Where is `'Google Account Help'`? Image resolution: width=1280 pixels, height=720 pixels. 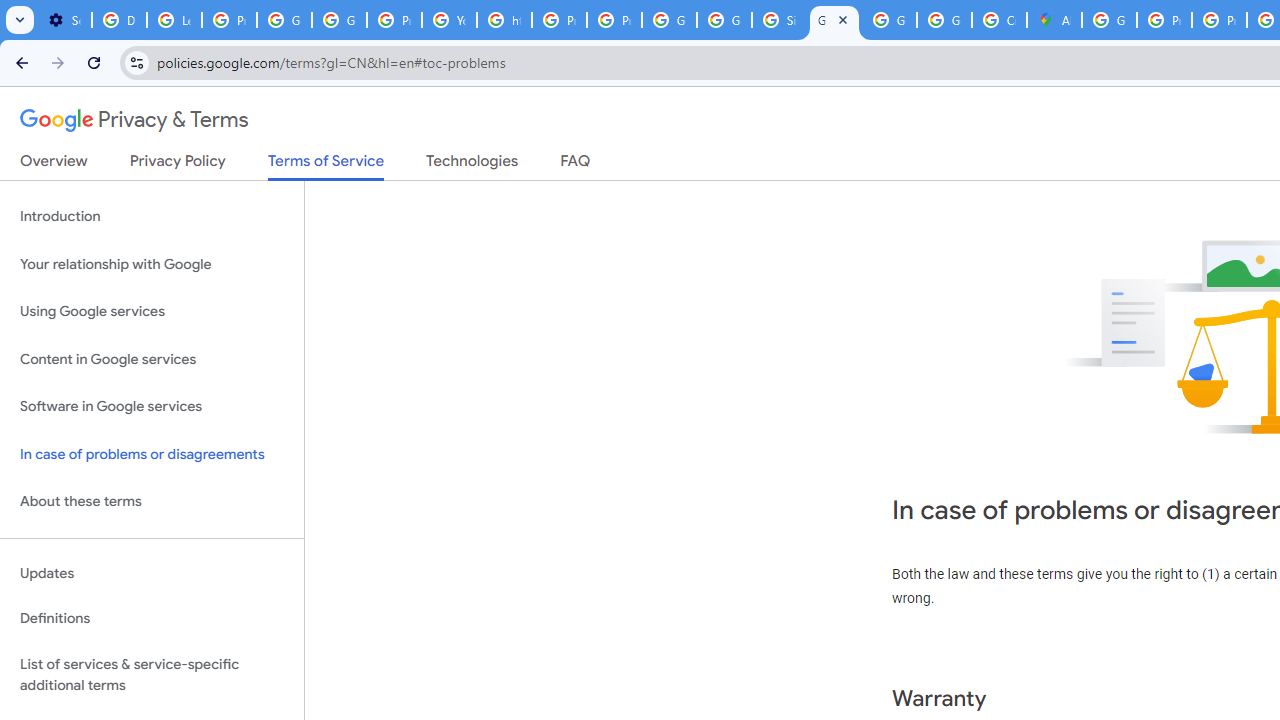 'Google Account Help' is located at coordinates (283, 20).